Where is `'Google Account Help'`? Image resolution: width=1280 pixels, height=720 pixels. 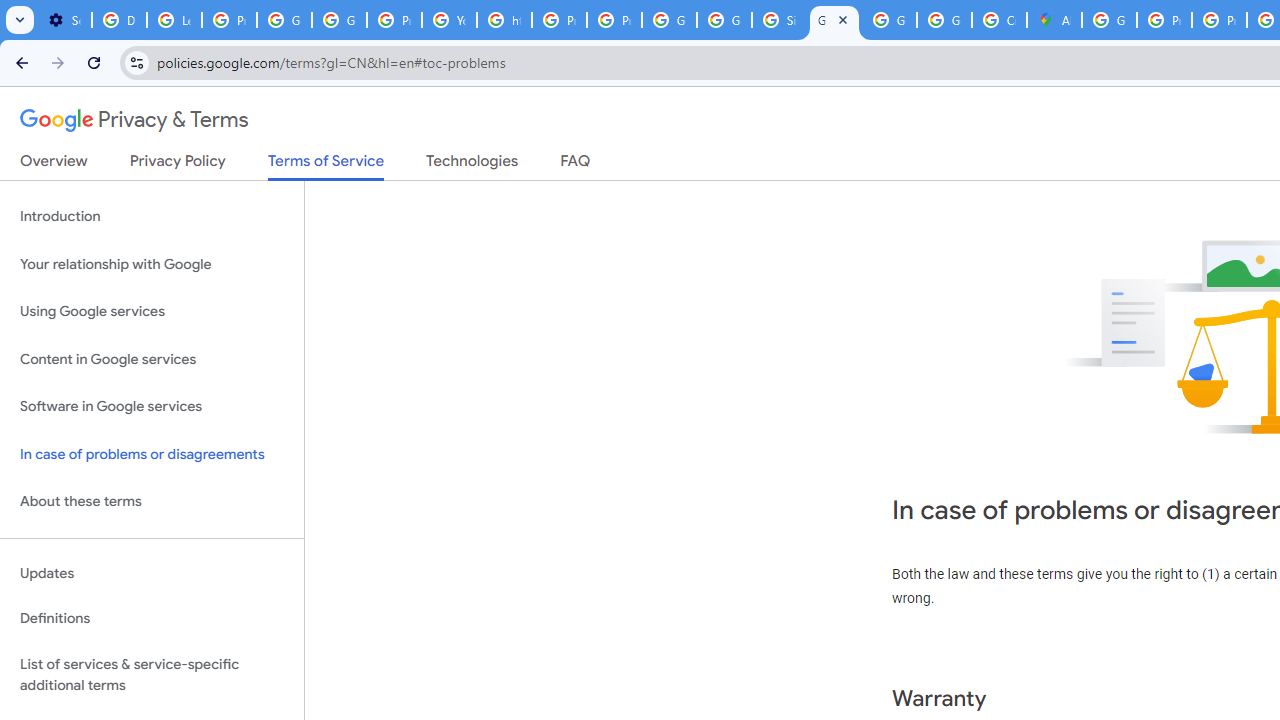 'Google Account Help' is located at coordinates (283, 20).